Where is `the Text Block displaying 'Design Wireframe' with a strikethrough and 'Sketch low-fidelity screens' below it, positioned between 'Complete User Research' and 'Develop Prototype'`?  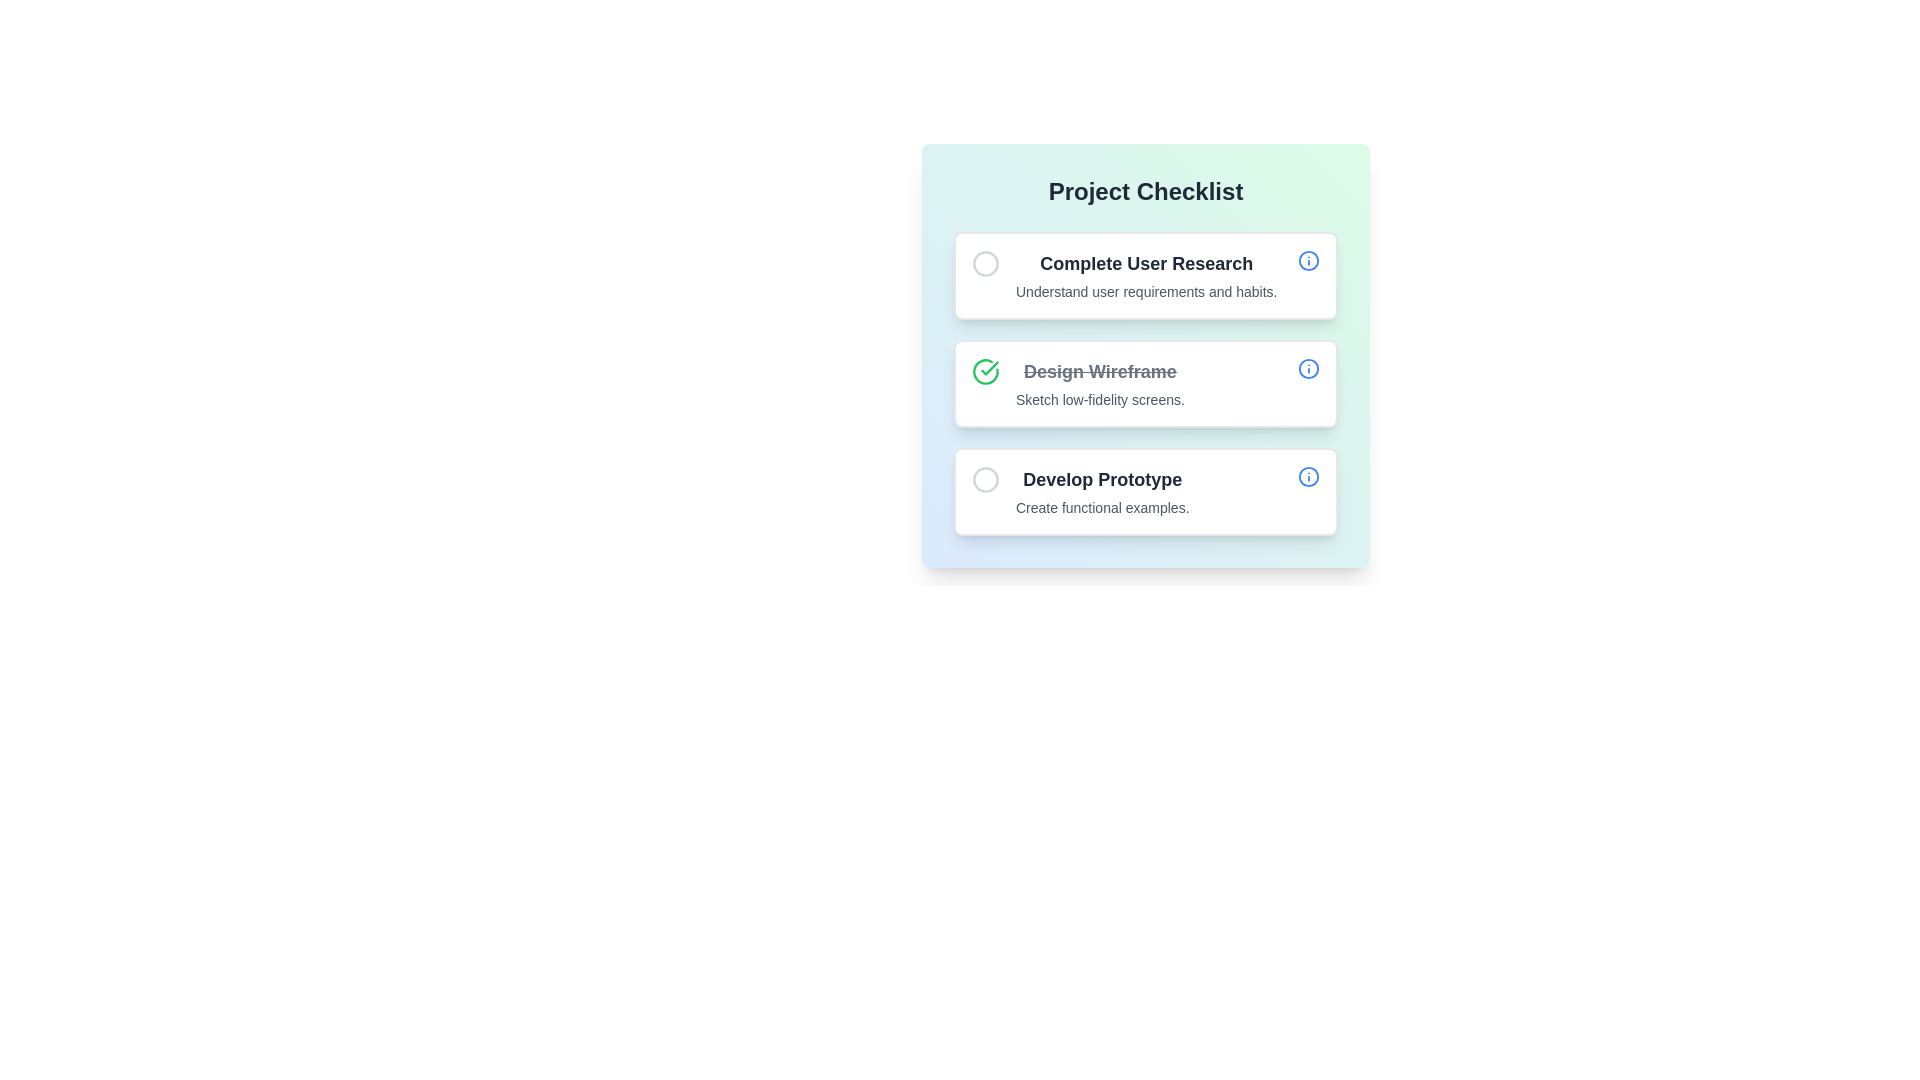
the Text Block displaying 'Design Wireframe' with a strikethrough and 'Sketch low-fidelity screens' below it, positioned between 'Complete User Research' and 'Develop Prototype' is located at coordinates (1099, 384).